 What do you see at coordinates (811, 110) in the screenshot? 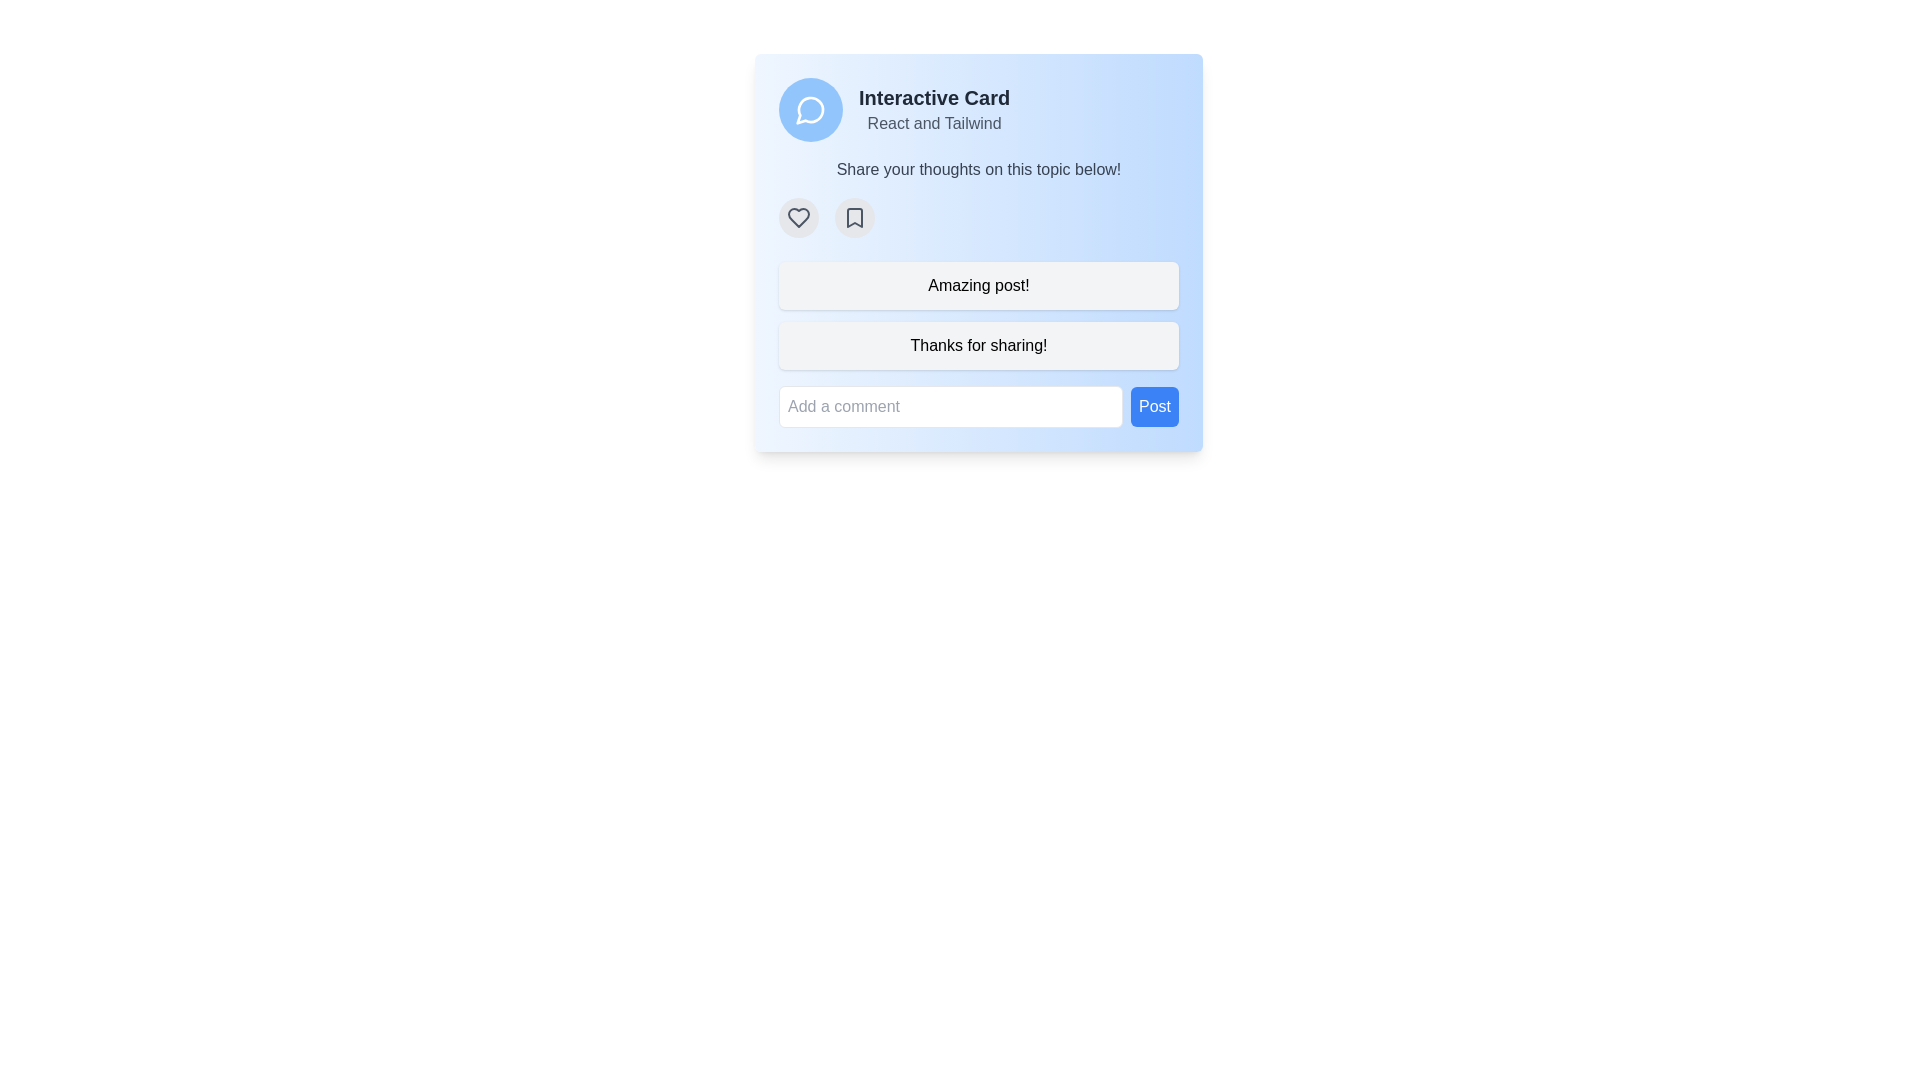
I see `the circular blue icon button with a speech bubble icon located in the upper left area of the card layout, adjacent to the title 'Interactive Card'` at bounding box center [811, 110].